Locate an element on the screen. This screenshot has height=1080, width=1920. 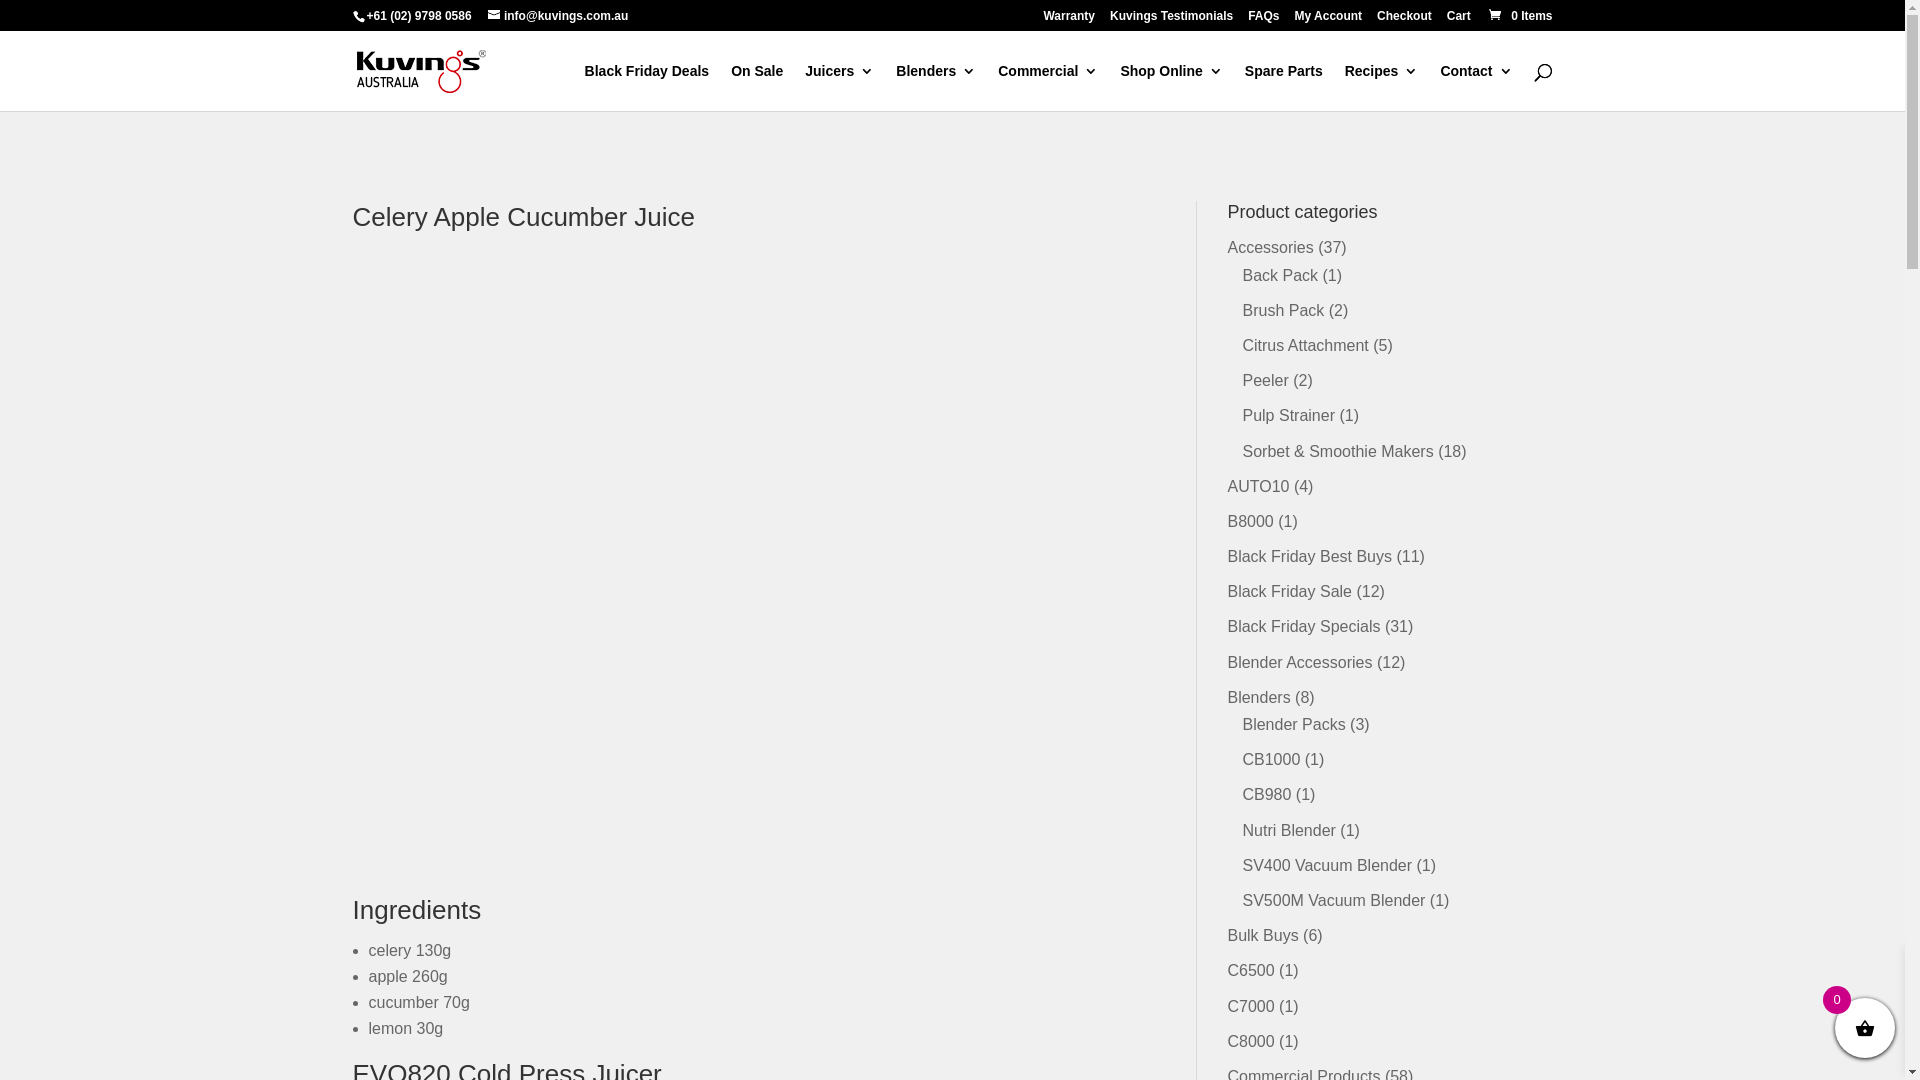
'C7000' is located at coordinates (1249, 1006).